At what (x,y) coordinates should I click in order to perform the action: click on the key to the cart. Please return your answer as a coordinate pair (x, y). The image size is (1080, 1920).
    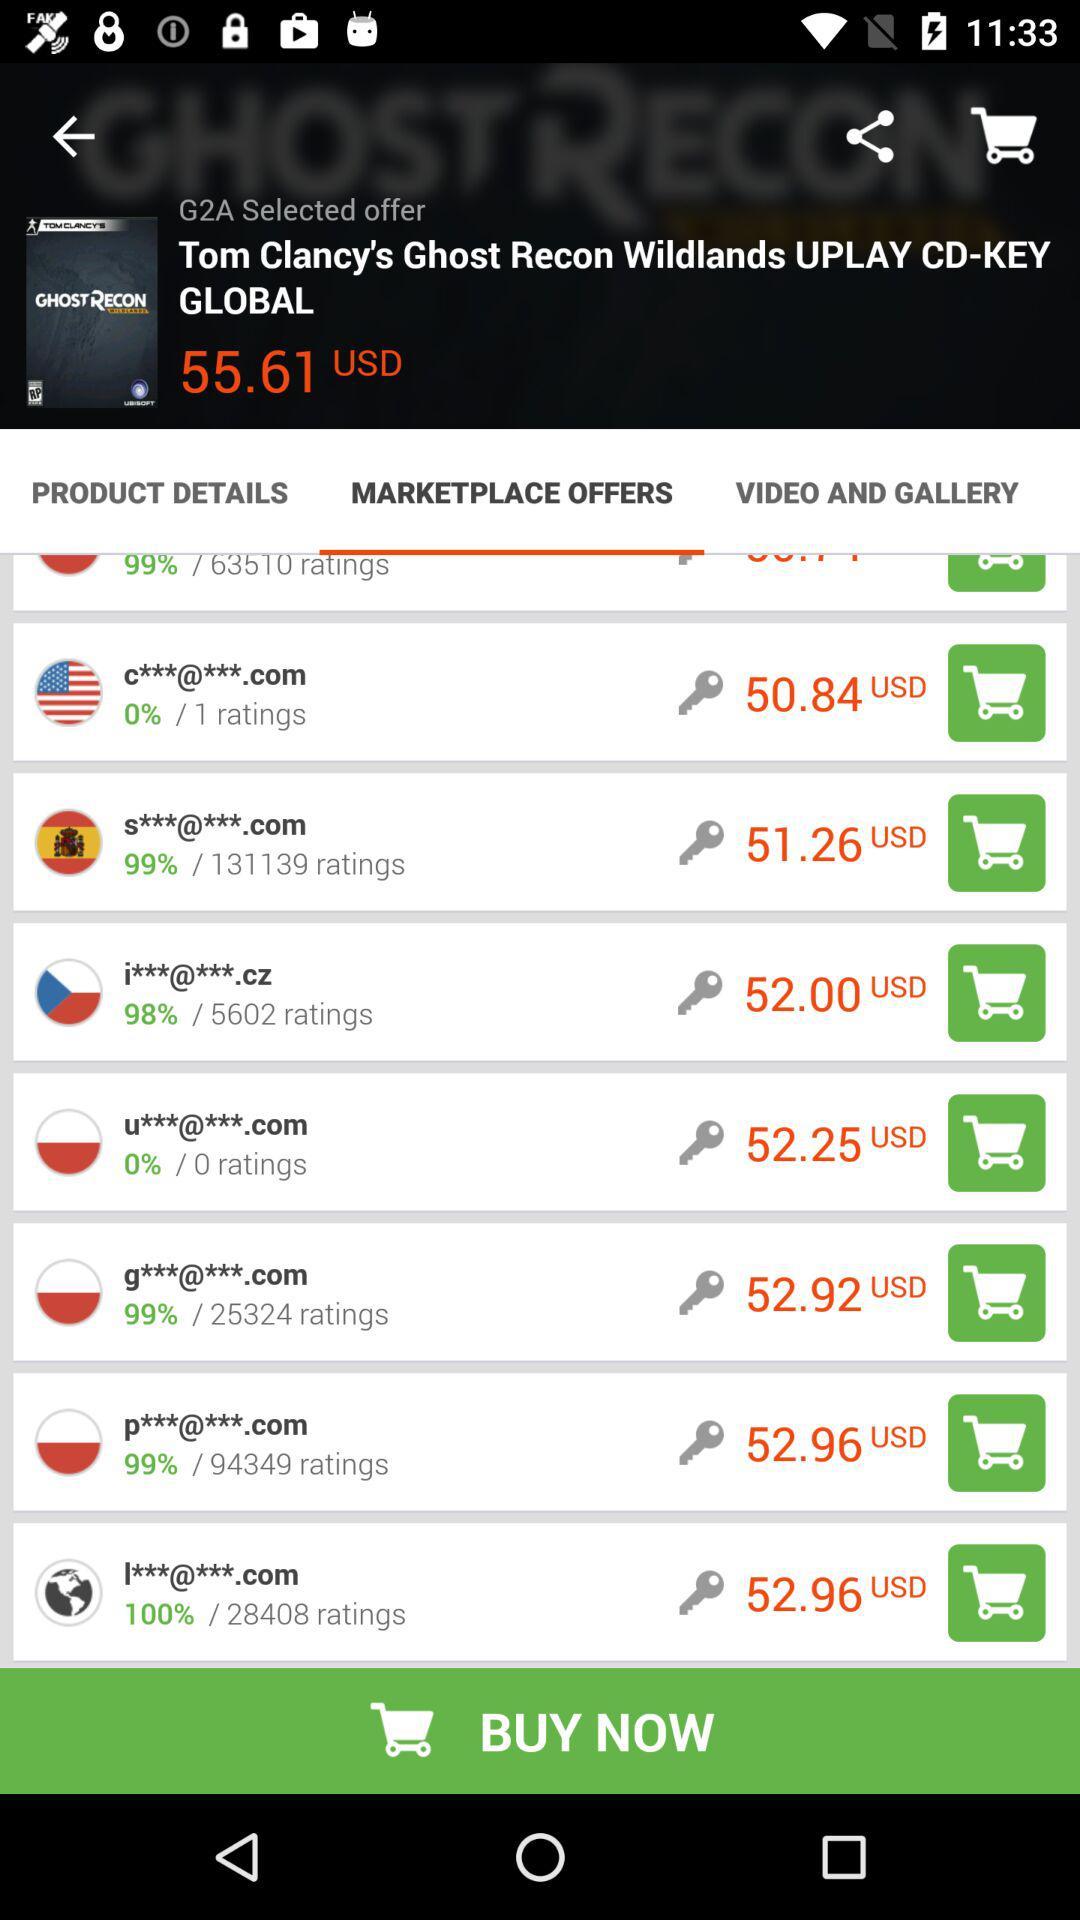
    Looking at the image, I should click on (996, 843).